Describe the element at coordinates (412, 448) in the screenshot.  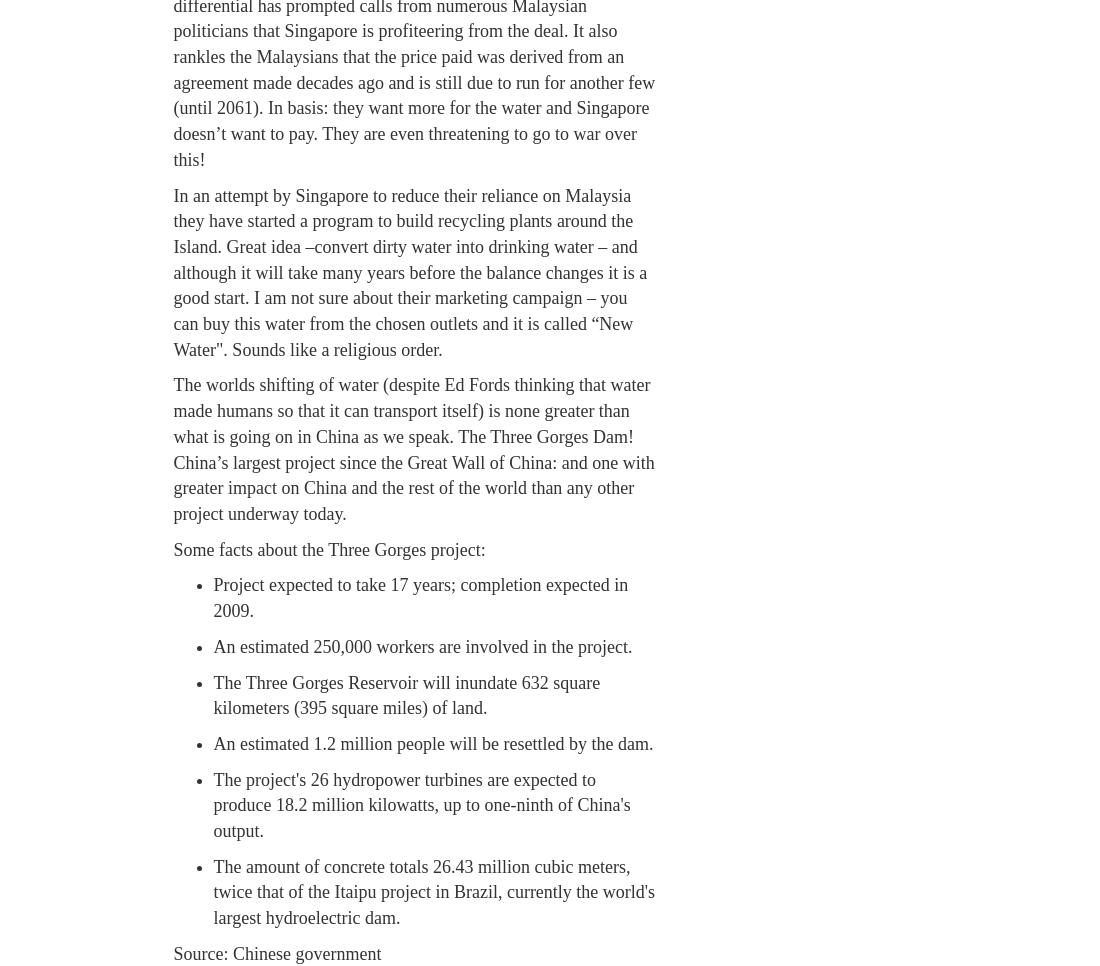
I see `'The worlds shifting of water (despite Ed Fords thinking that water made humans so that it can transport itself) is none greater than what is going on in China as we speak. The Three Gorges Dam! China’s largest project since the Great Wall of China: and one with greater impact on China and the rest of the world than any other project underway today.'` at that location.